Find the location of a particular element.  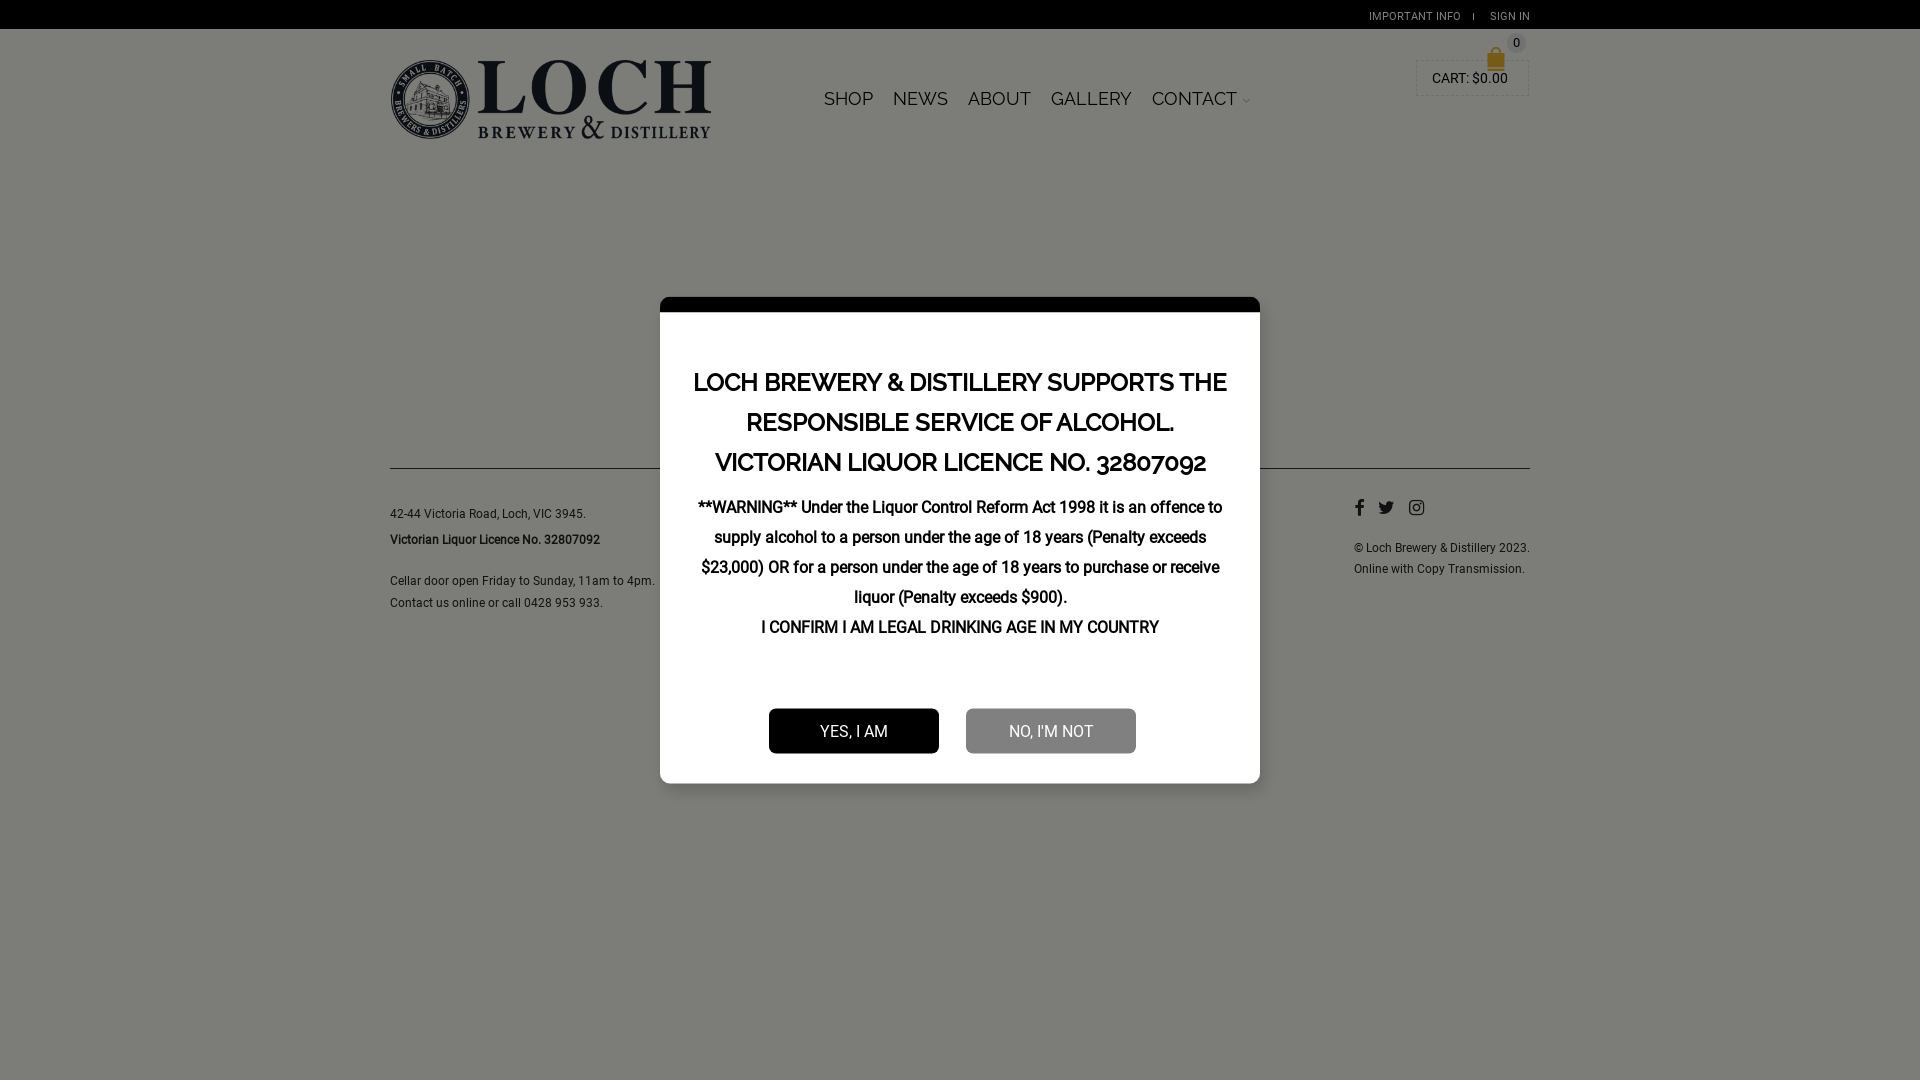

'BOOKINGS' is located at coordinates (1269, 88).